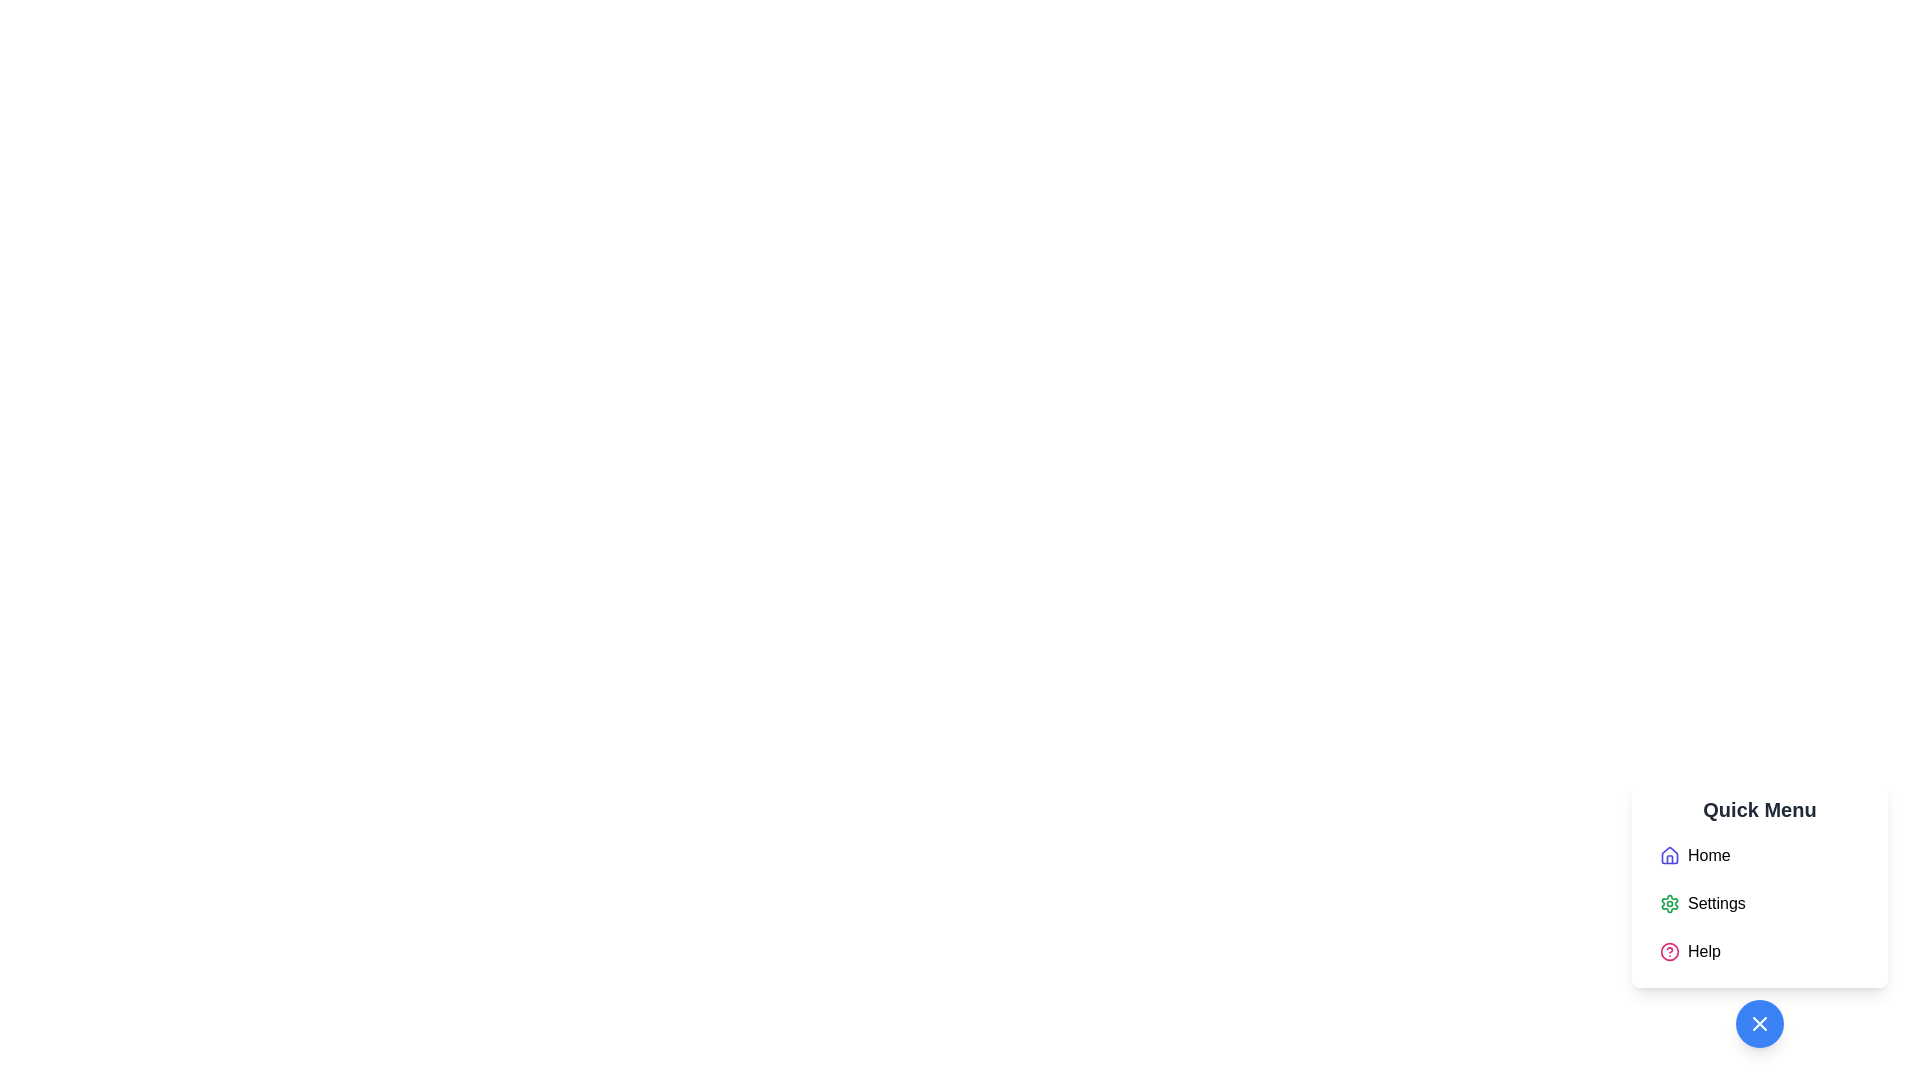 This screenshot has width=1920, height=1080. I want to click on the primary gear icon with intricate tooth patterns, colored green, located in the second item of the quick menu in the bottom-right corner of the application, so click(1670, 903).